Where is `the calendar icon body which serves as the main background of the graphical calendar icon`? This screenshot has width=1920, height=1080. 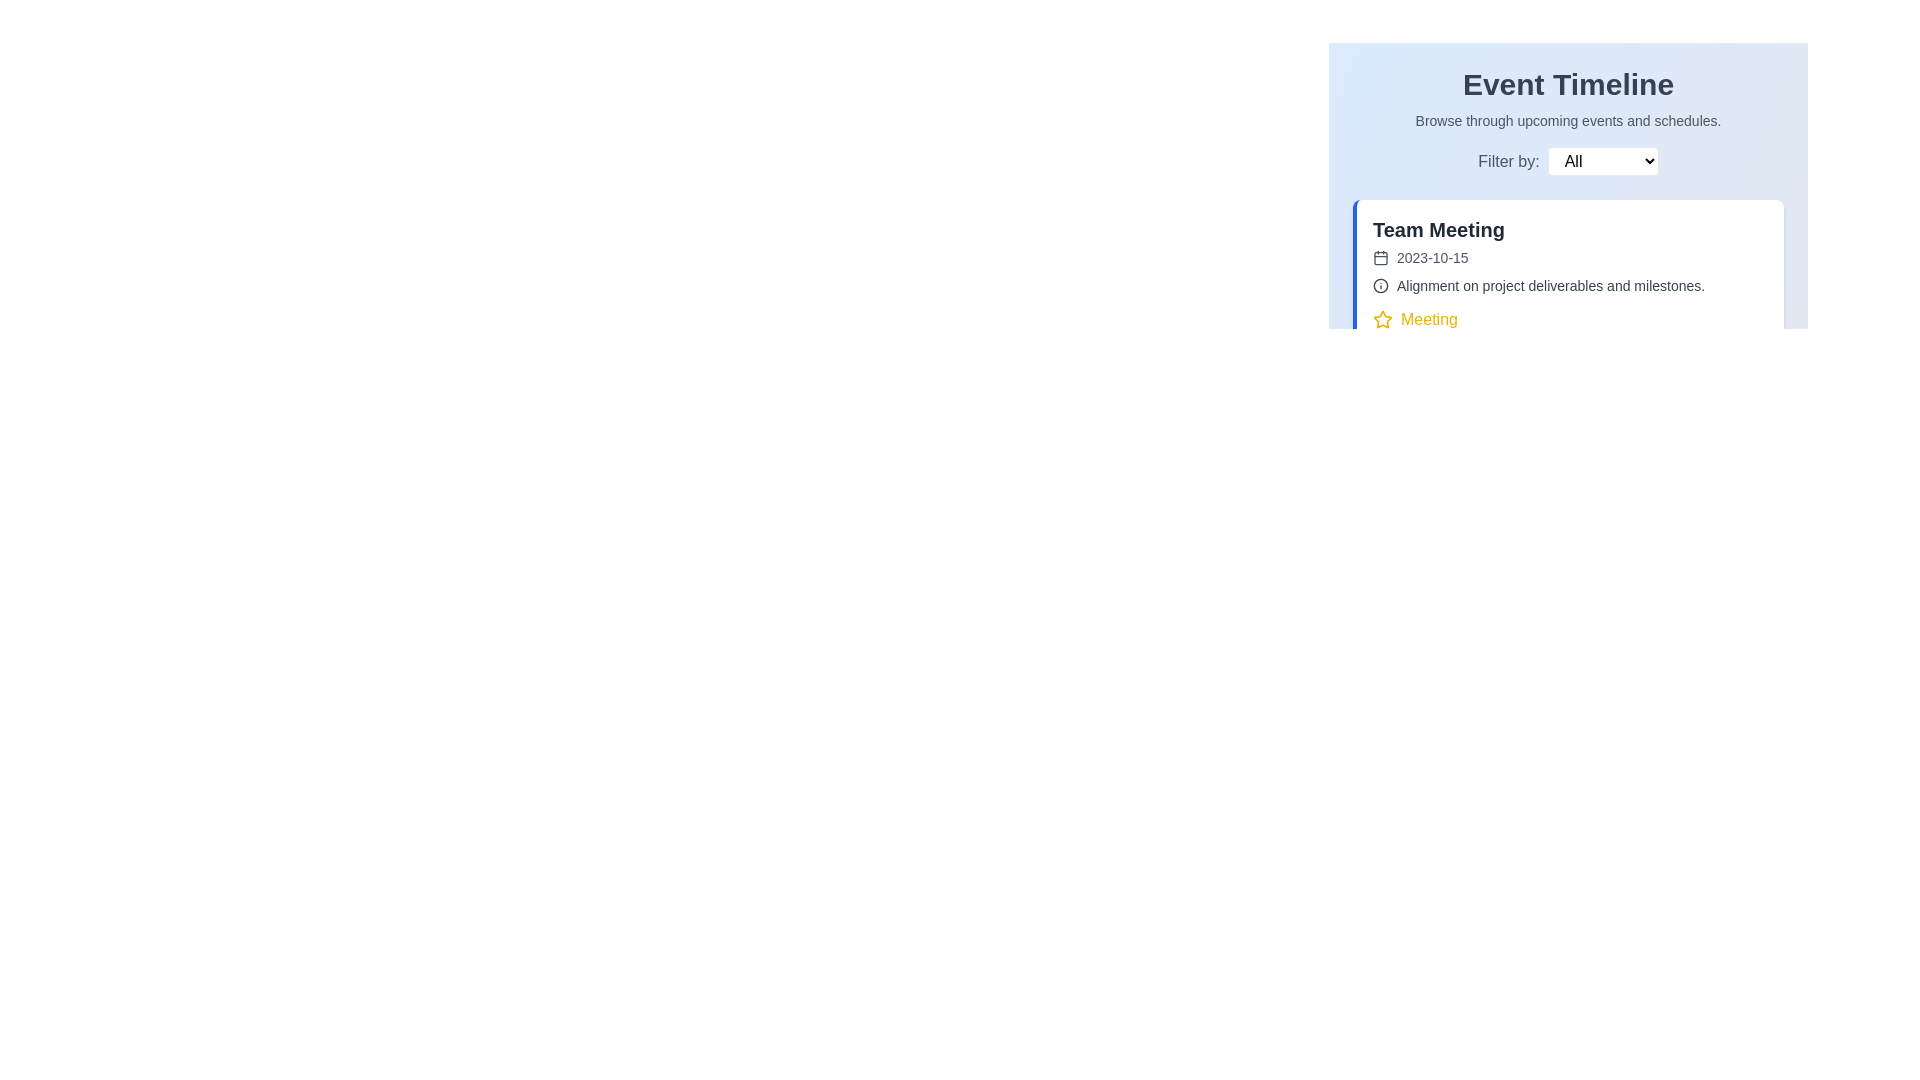 the calendar icon body which serves as the main background of the graphical calendar icon is located at coordinates (1380, 257).